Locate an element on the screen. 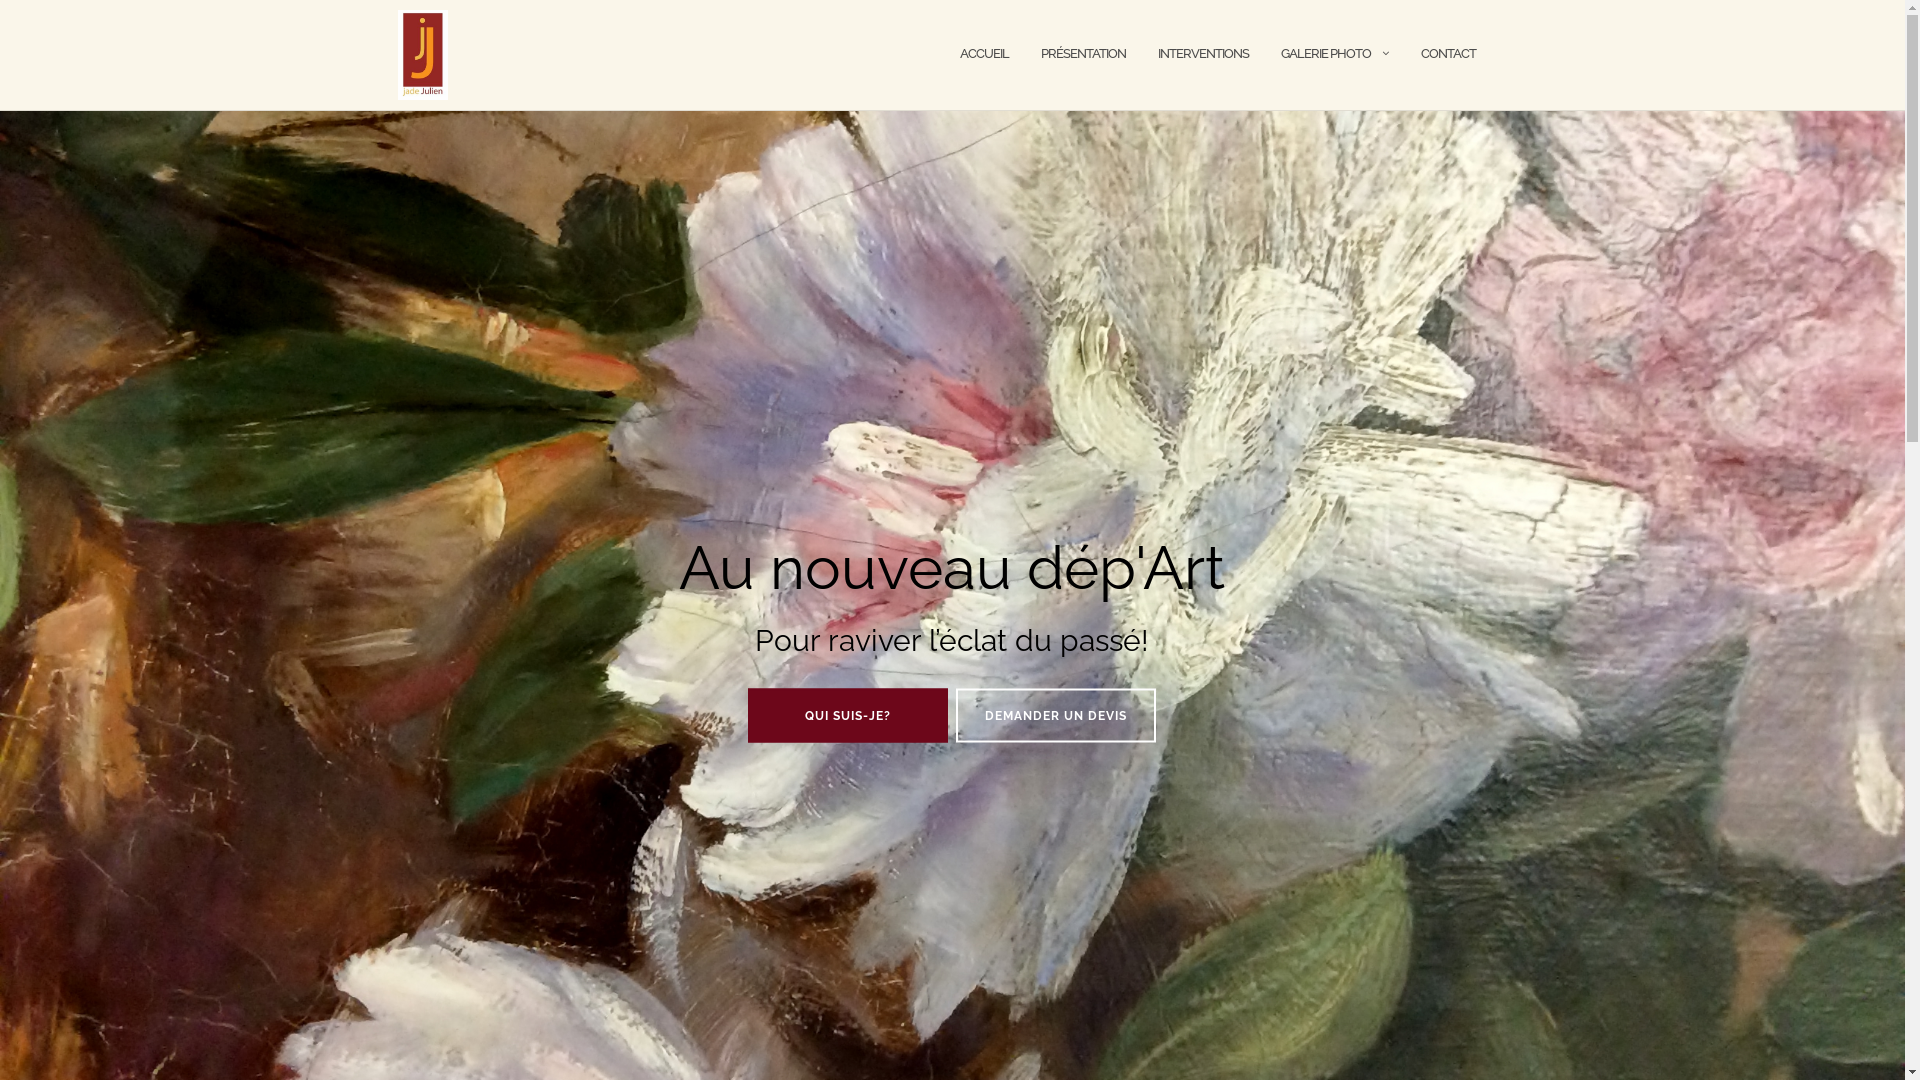 The image size is (1920, 1080). 'GALERIE PHOTO' is located at coordinates (1324, 53).